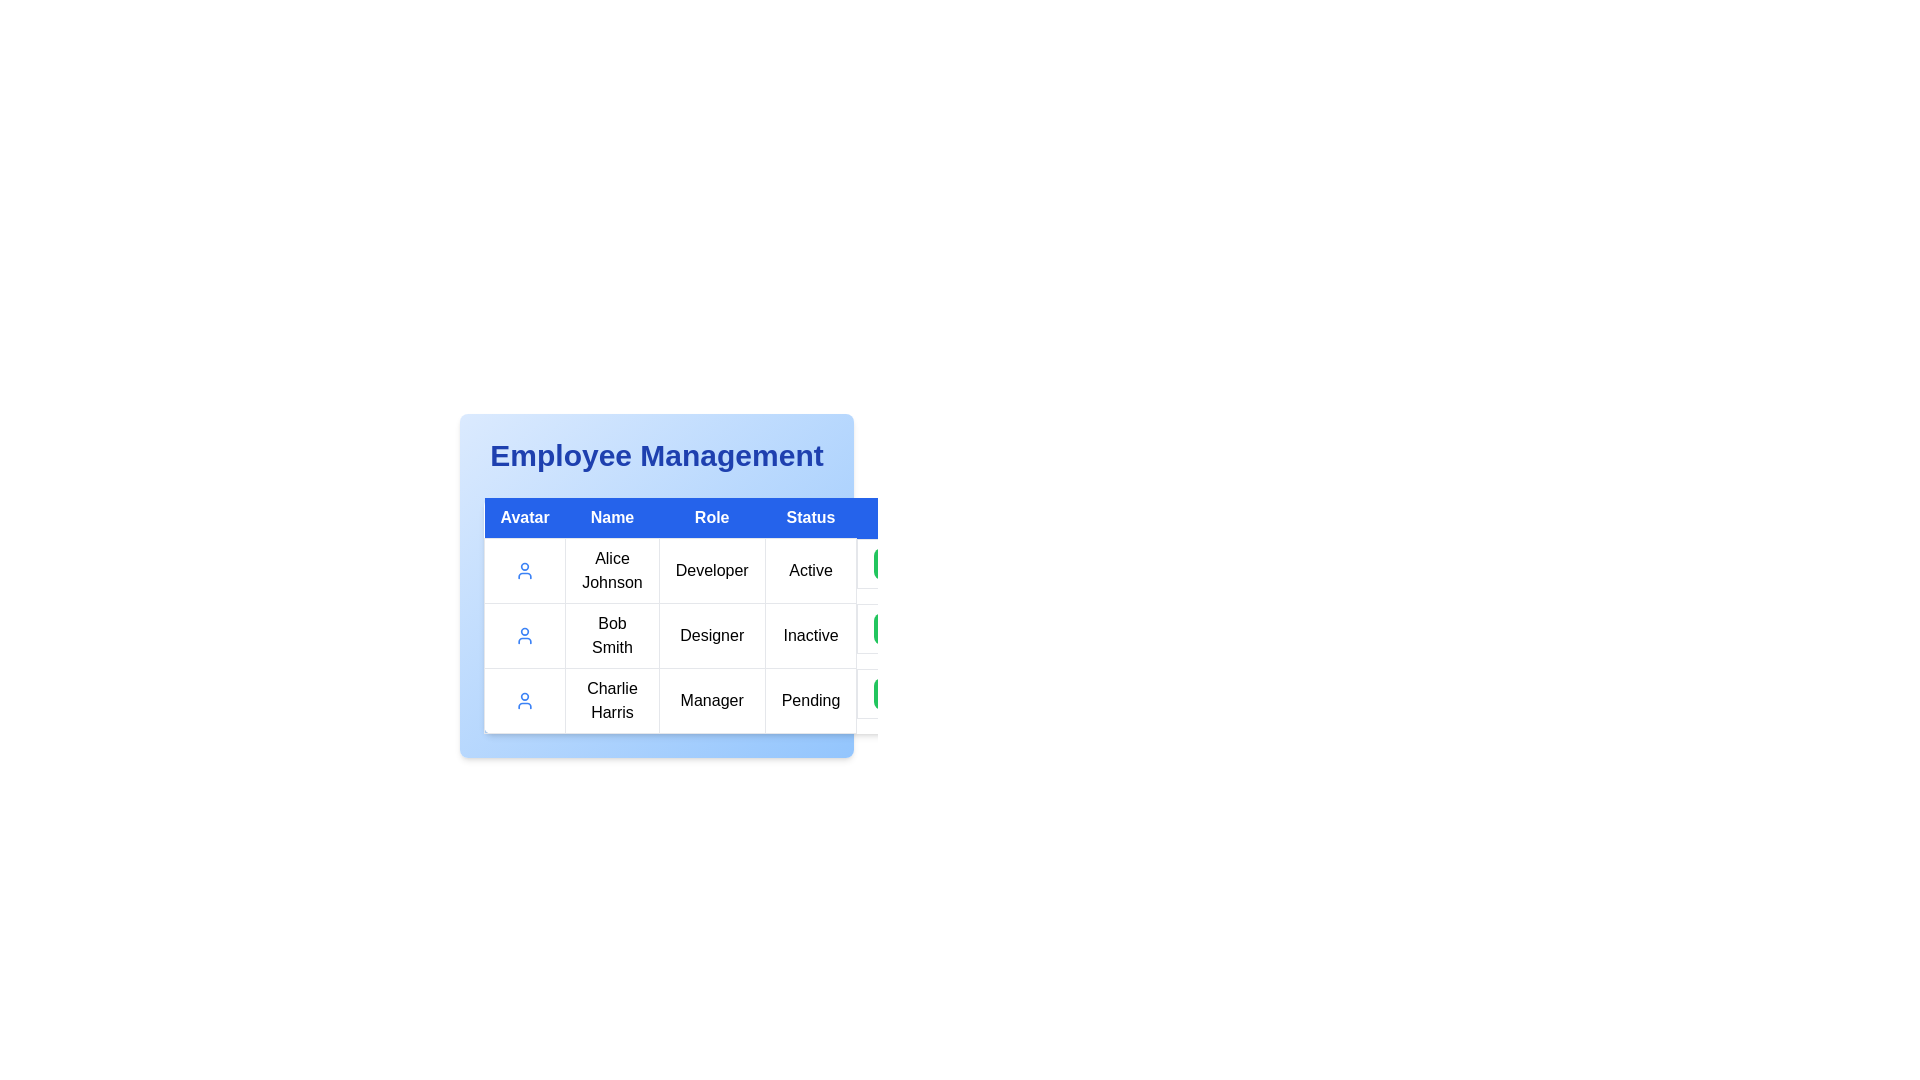 This screenshot has width=1920, height=1080. What do you see at coordinates (525, 517) in the screenshot?
I see `the 'Avatar' table header, which is the first header in the list, displaying white text on a blue background, located directly under 'Employee Management'` at bounding box center [525, 517].